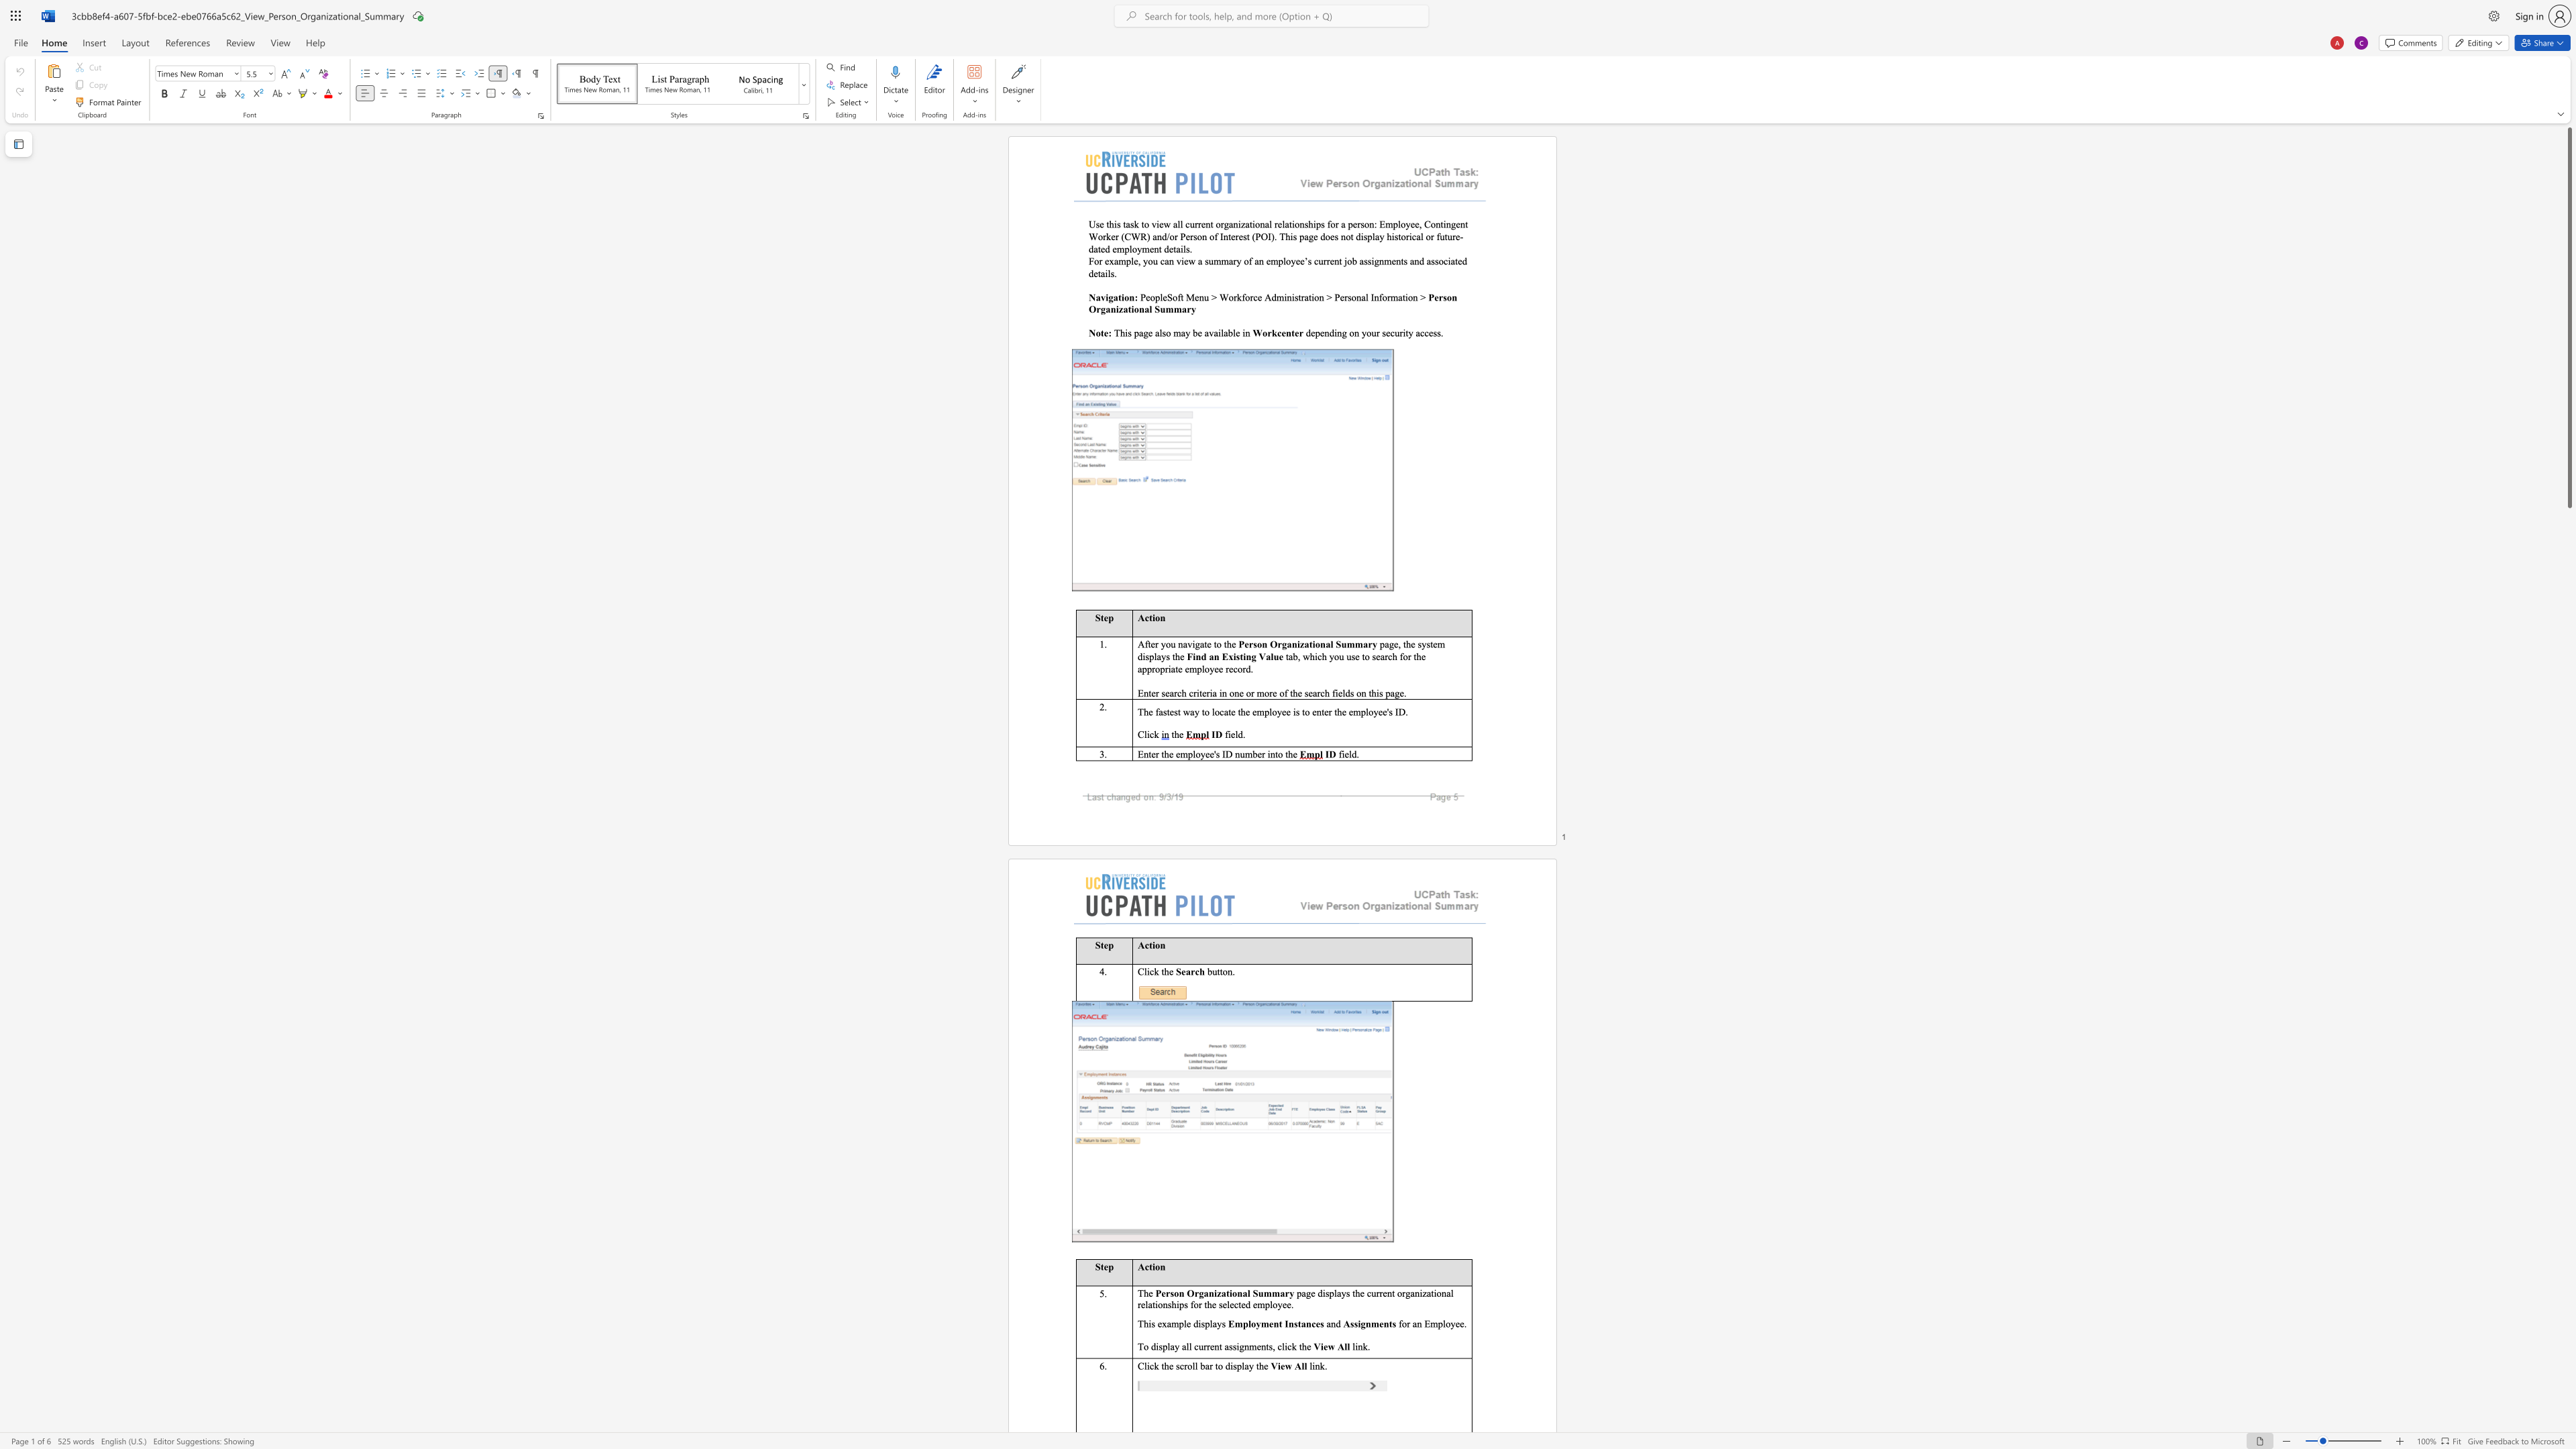  I want to click on the subset text "labl" within the text "This page also may be available in", so click(1220, 332).